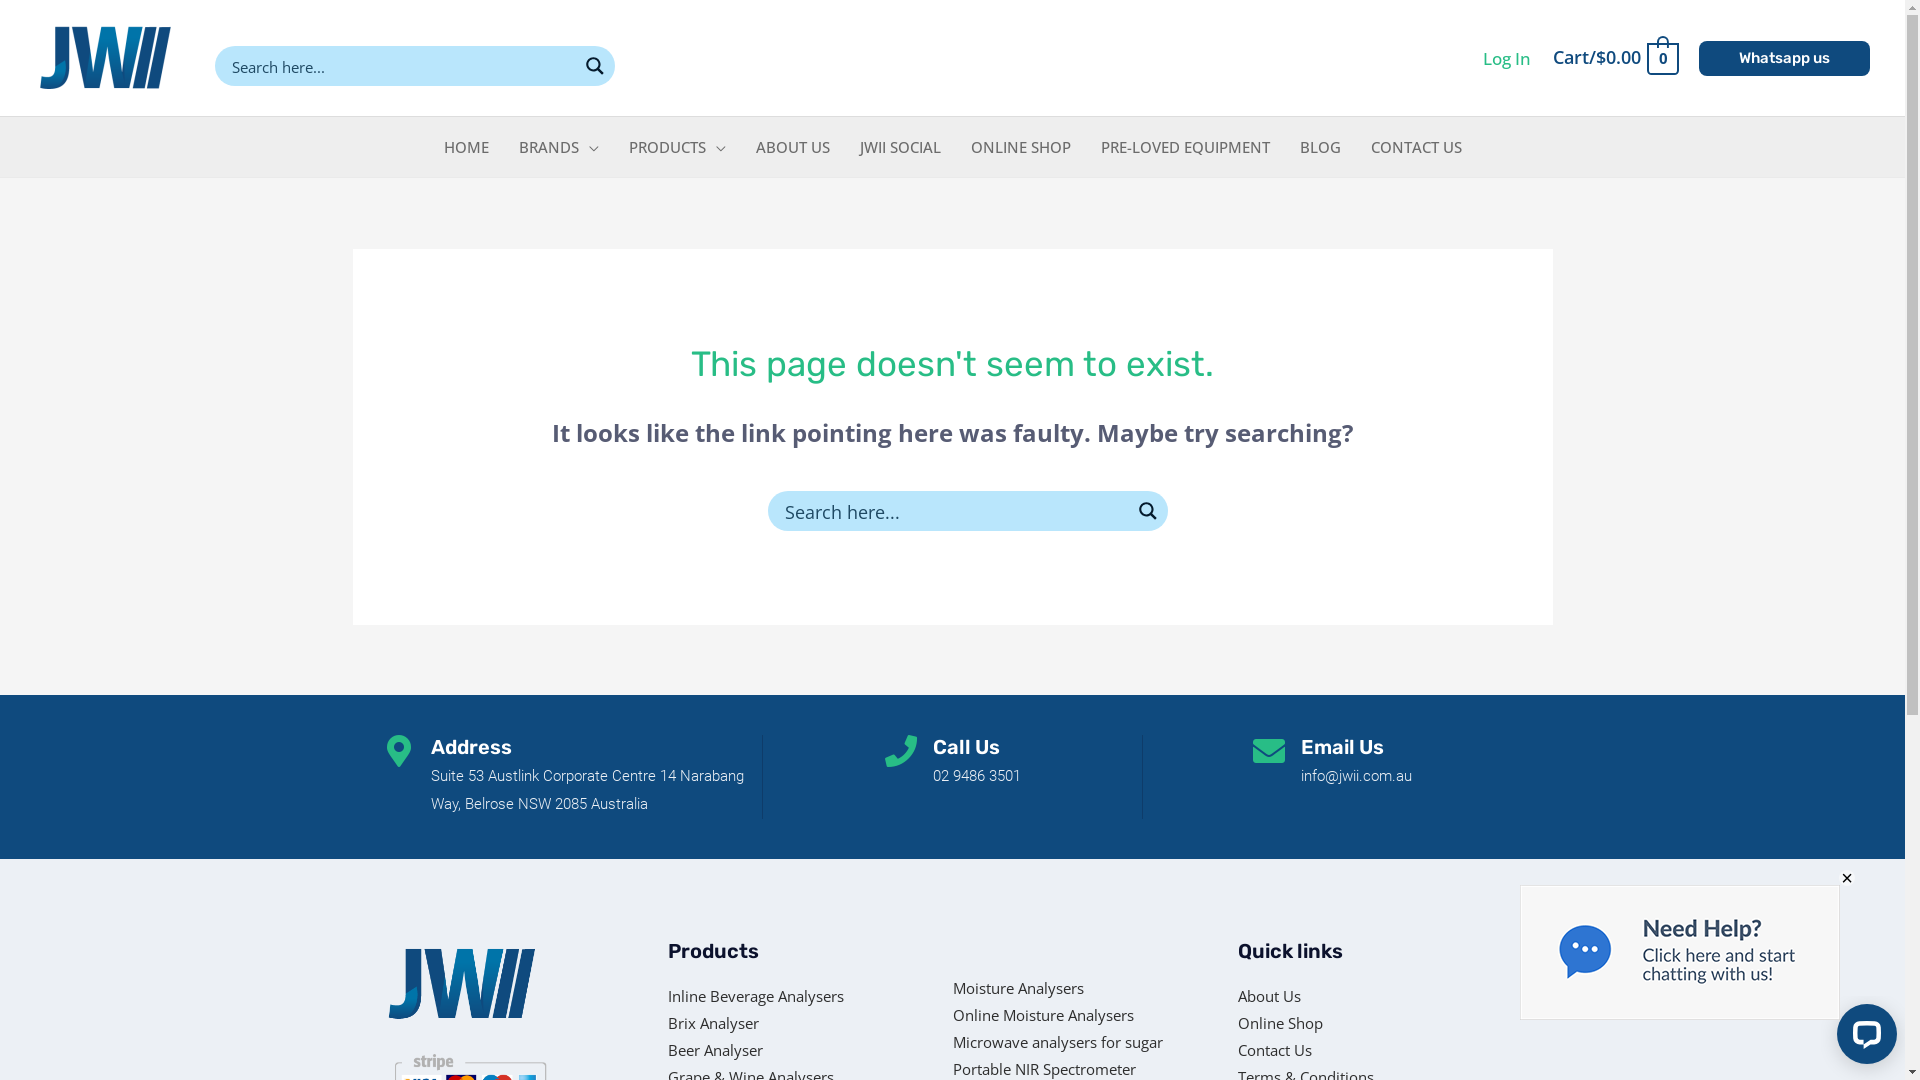  What do you see at coordinates (966, 747) in the screenshot?
I see `'Call Us'` at bounding box center [966, 747].